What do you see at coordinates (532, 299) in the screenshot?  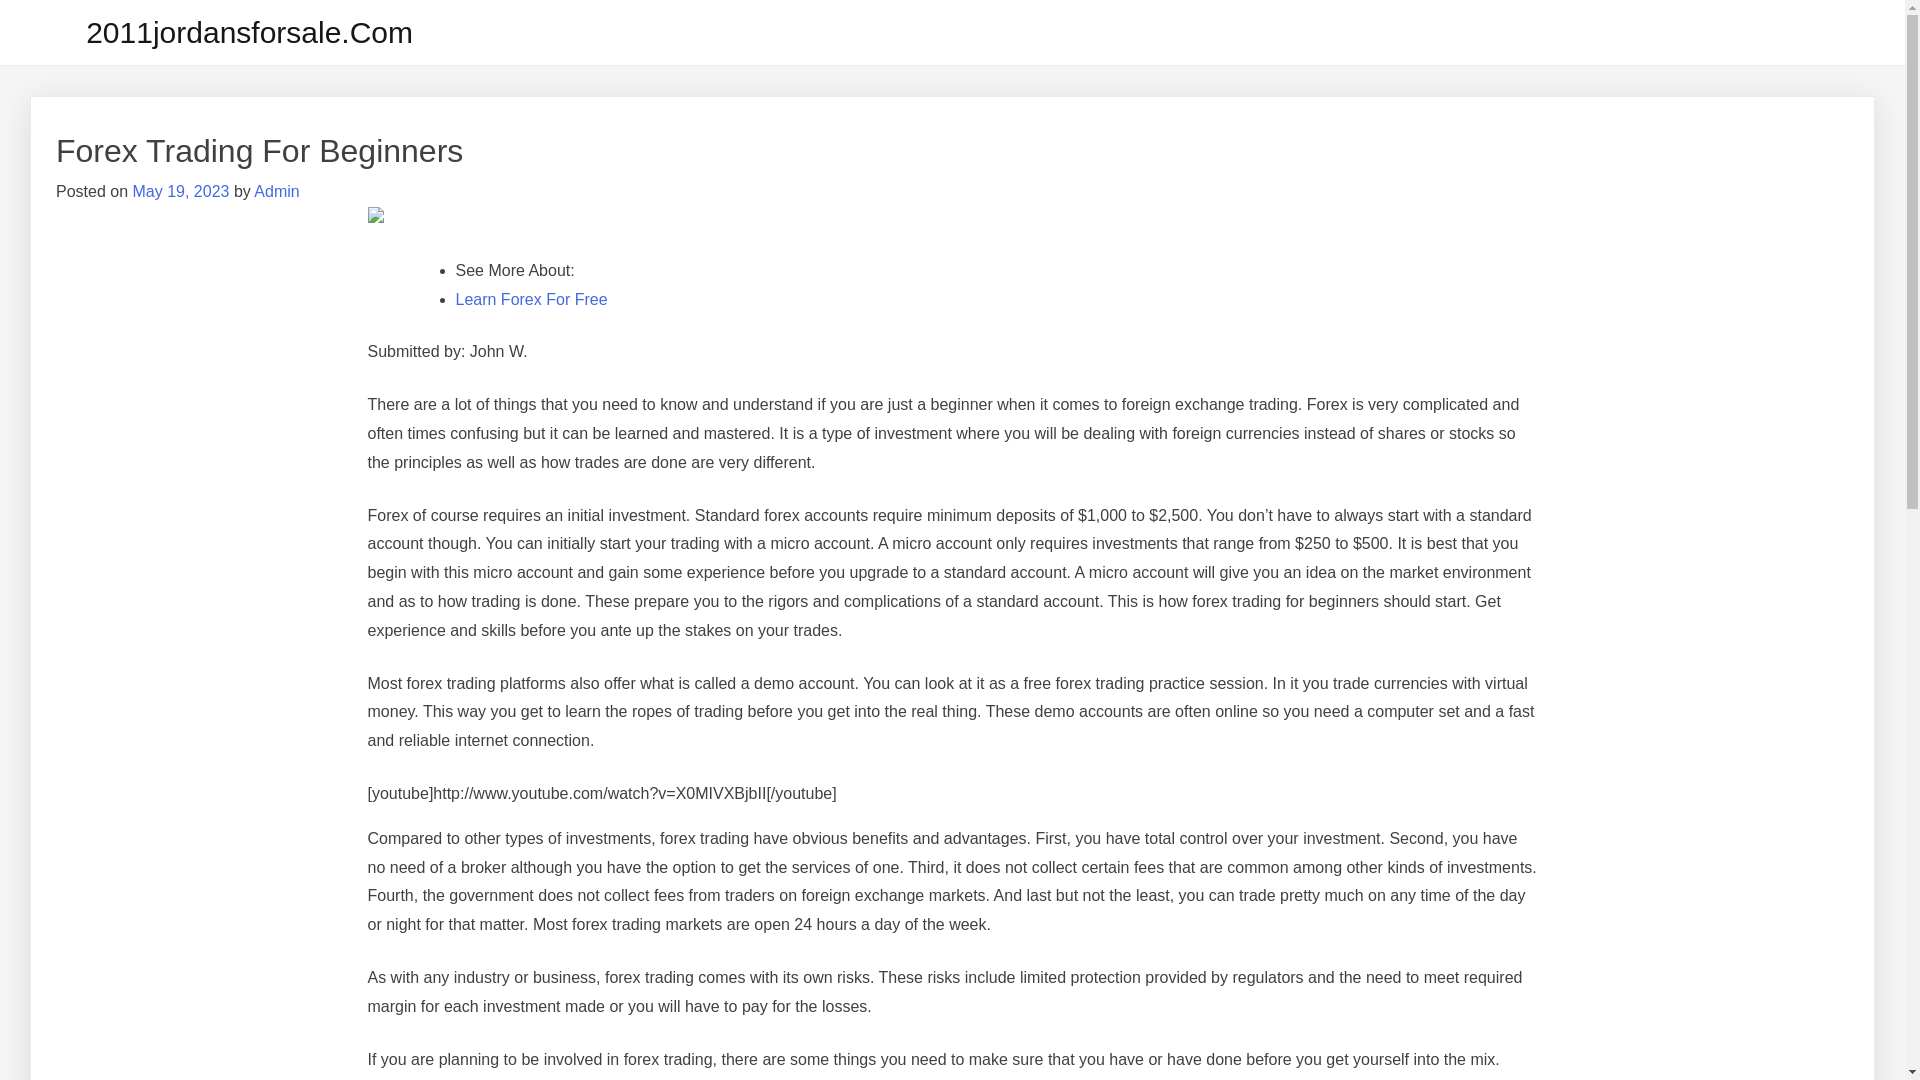 I see `'Learn Forex For Free'` at bounding box center [532, 299].